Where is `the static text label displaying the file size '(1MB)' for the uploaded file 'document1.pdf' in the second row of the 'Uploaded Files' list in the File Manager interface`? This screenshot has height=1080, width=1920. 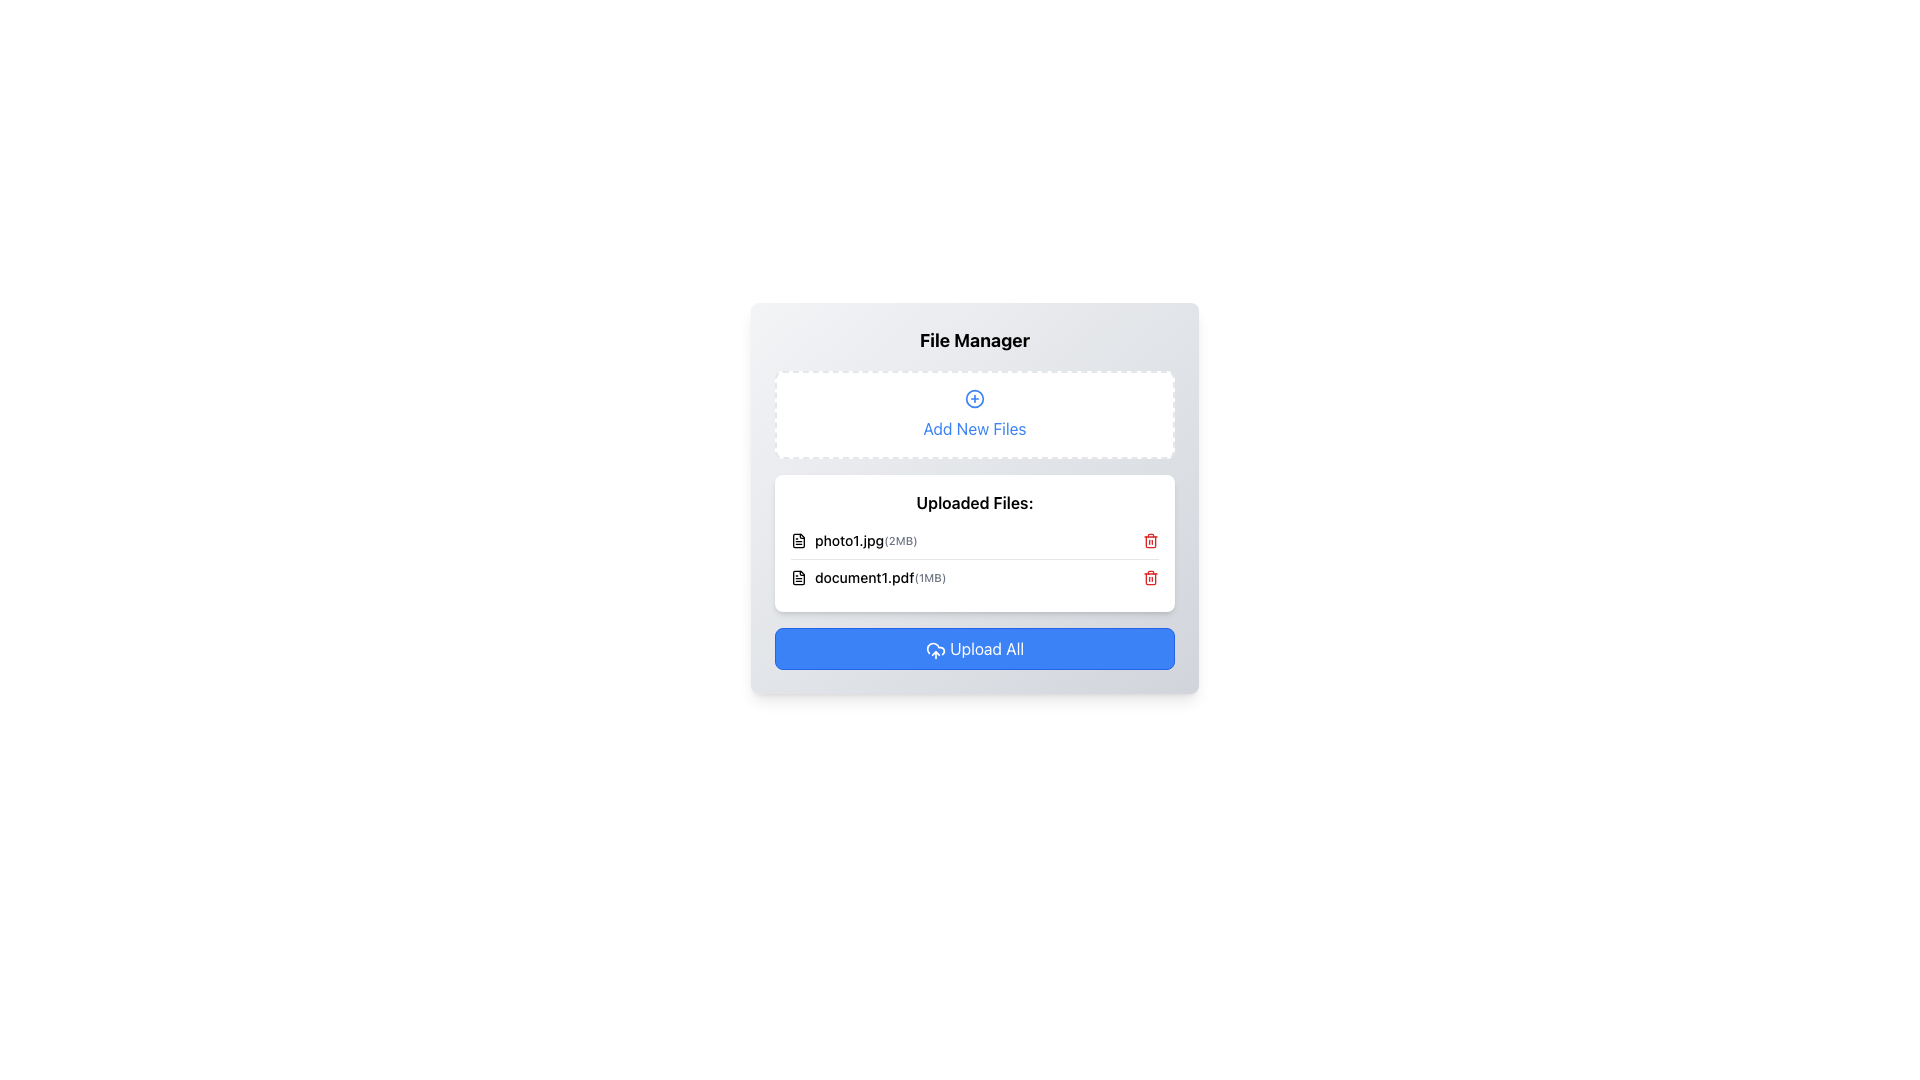 the static text label displaying the file size '(1MB)' for the uploaded file 'document1.pdf' in the second row of the 'Uploaded Files' list in the File Manager interface is located at coordinates (929, 578).